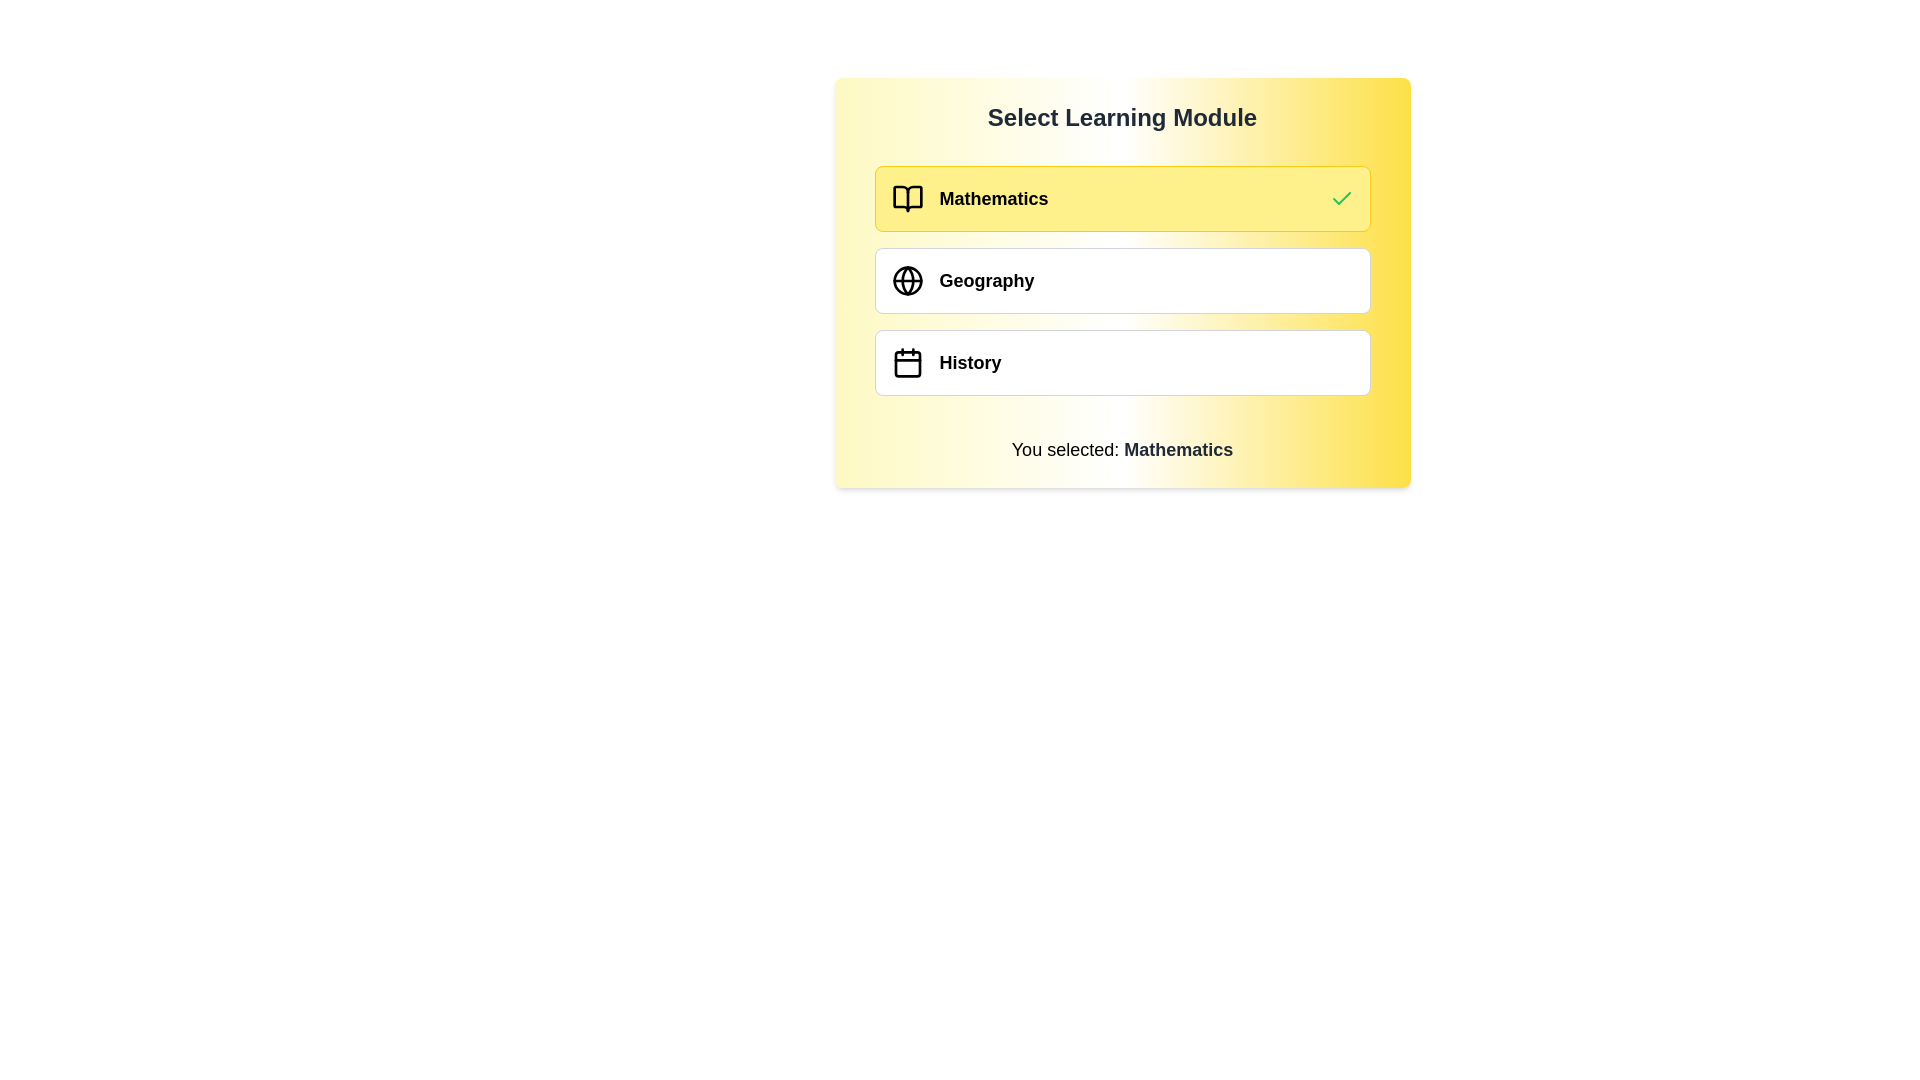  I want to click on the Rectangular SVG shape with rounded corners that serves as the background of the calendar icon located to the left of the 'History' text in the option list, so click(906, 364).